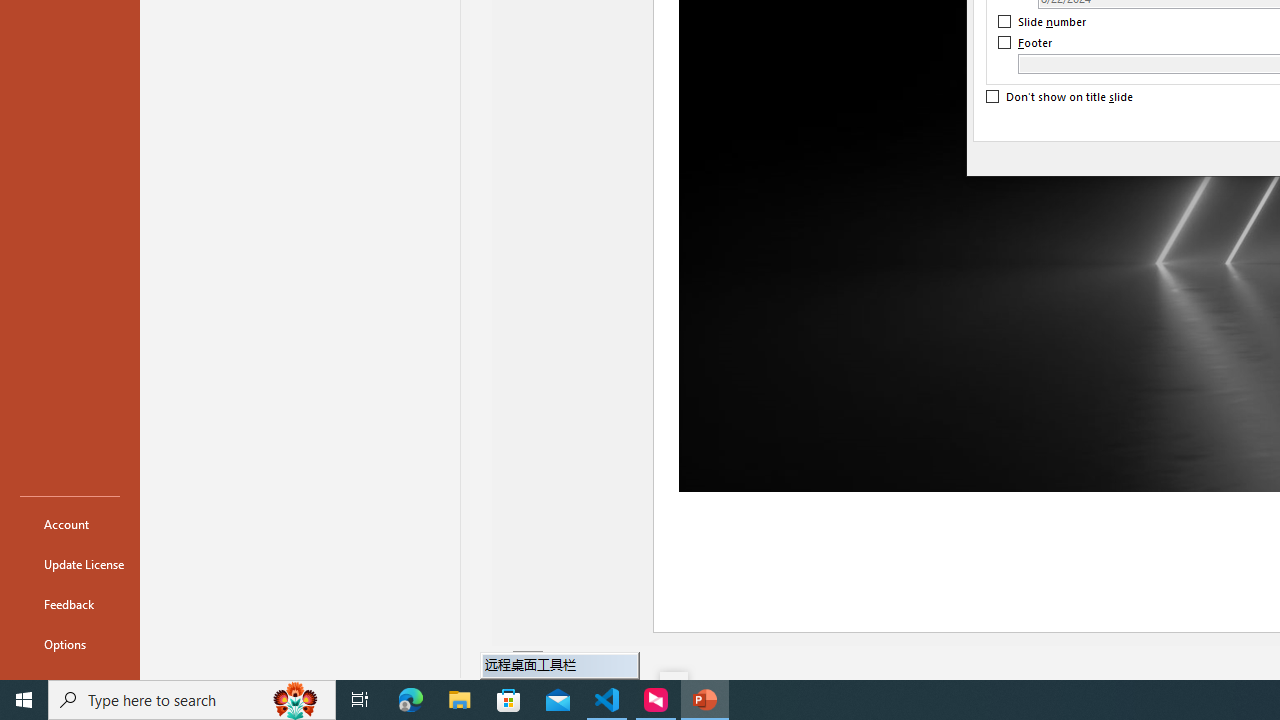 This screenshot has width=1280, height=720. I want to click on 'Update License', so click(69, 564).